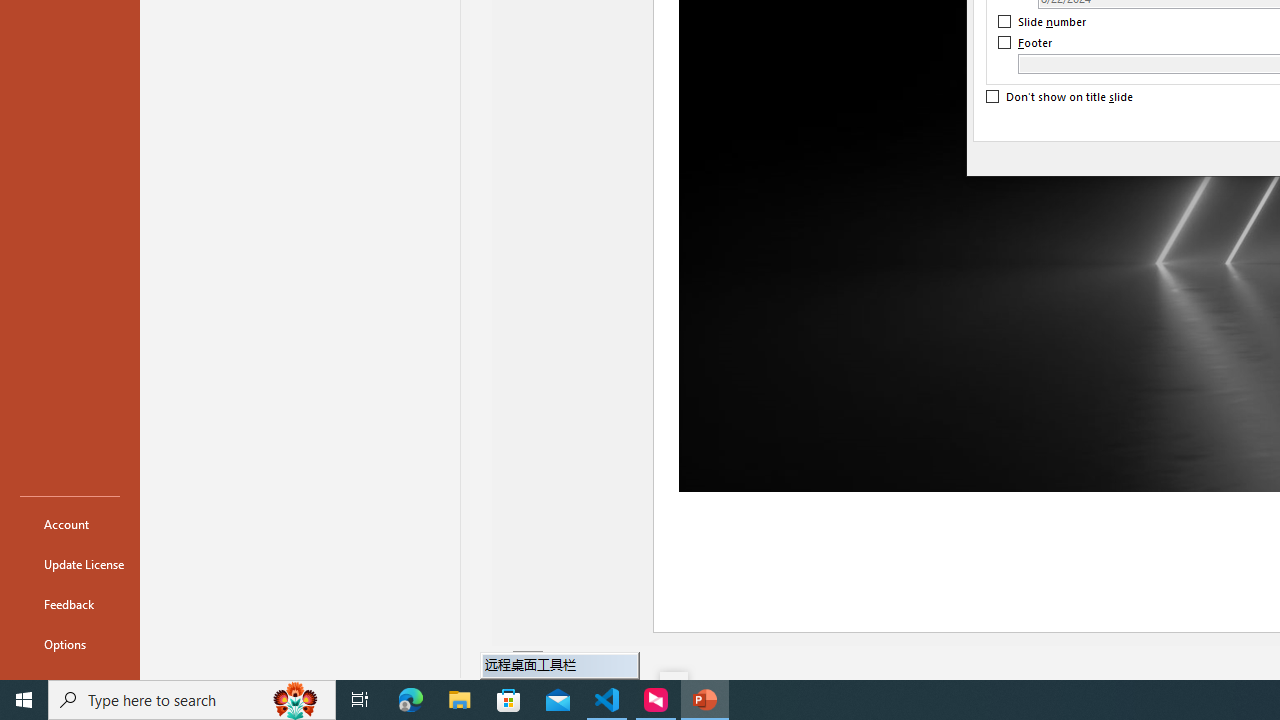 This screenshot has width=1280, height=720. I want to click on 'Update License', so click(69, 564).